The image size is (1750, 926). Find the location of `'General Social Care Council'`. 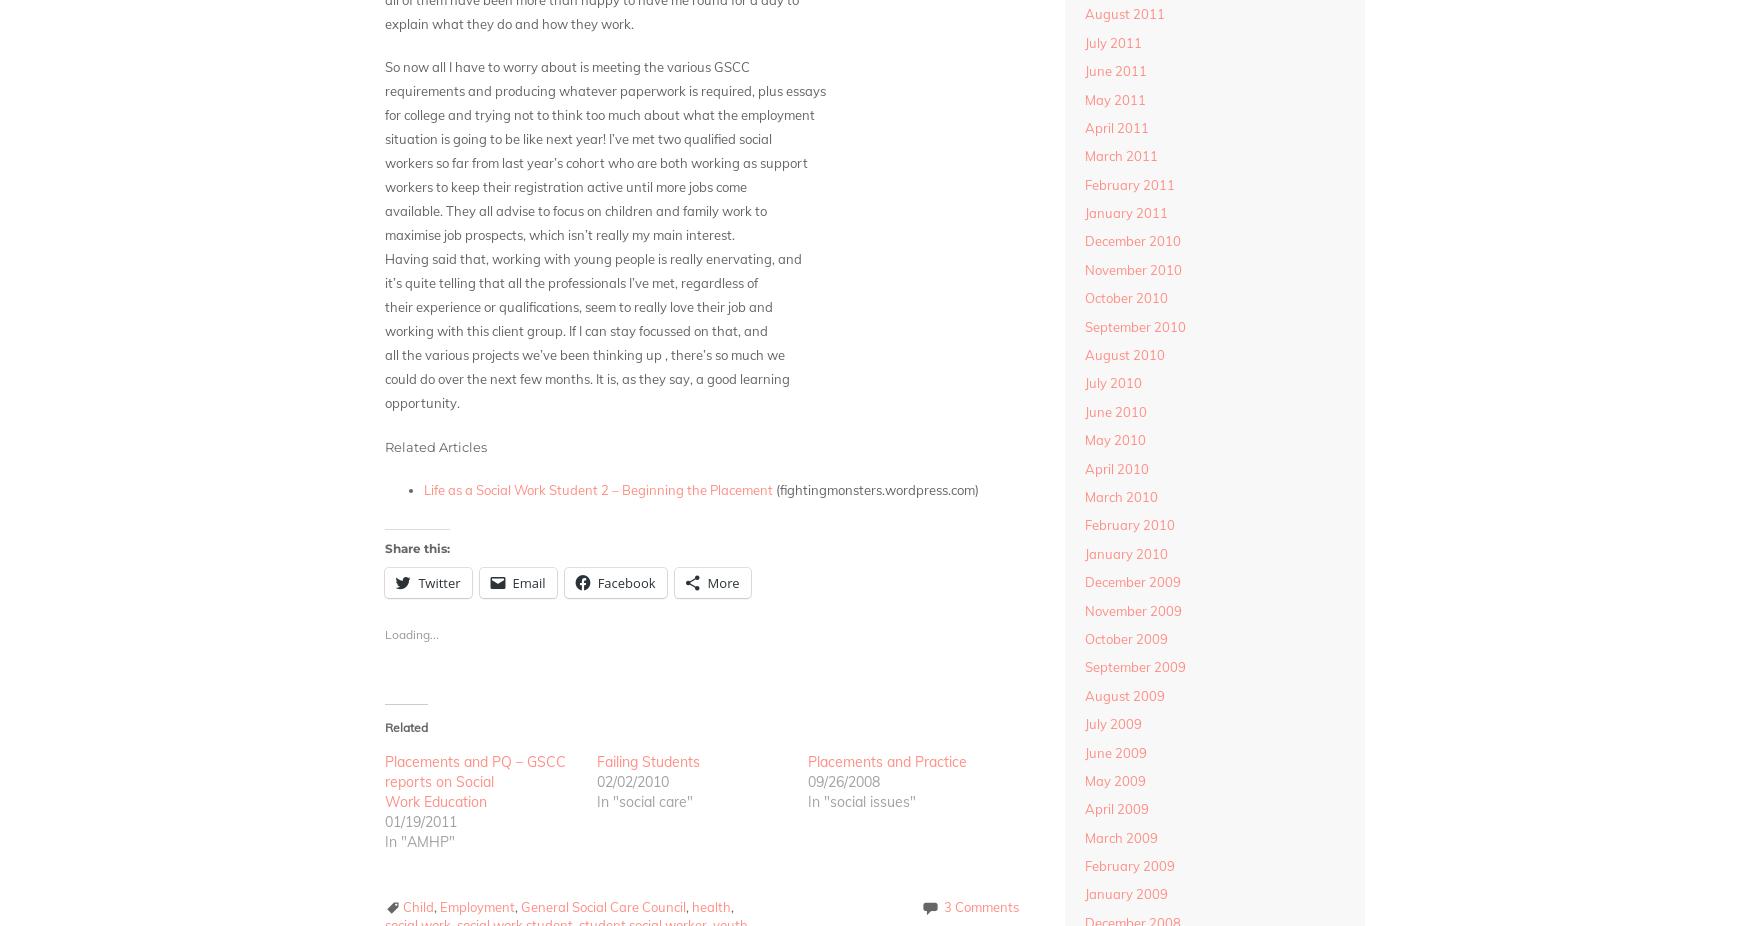

'General Social Care Council' is located at coordinates (603, 907).